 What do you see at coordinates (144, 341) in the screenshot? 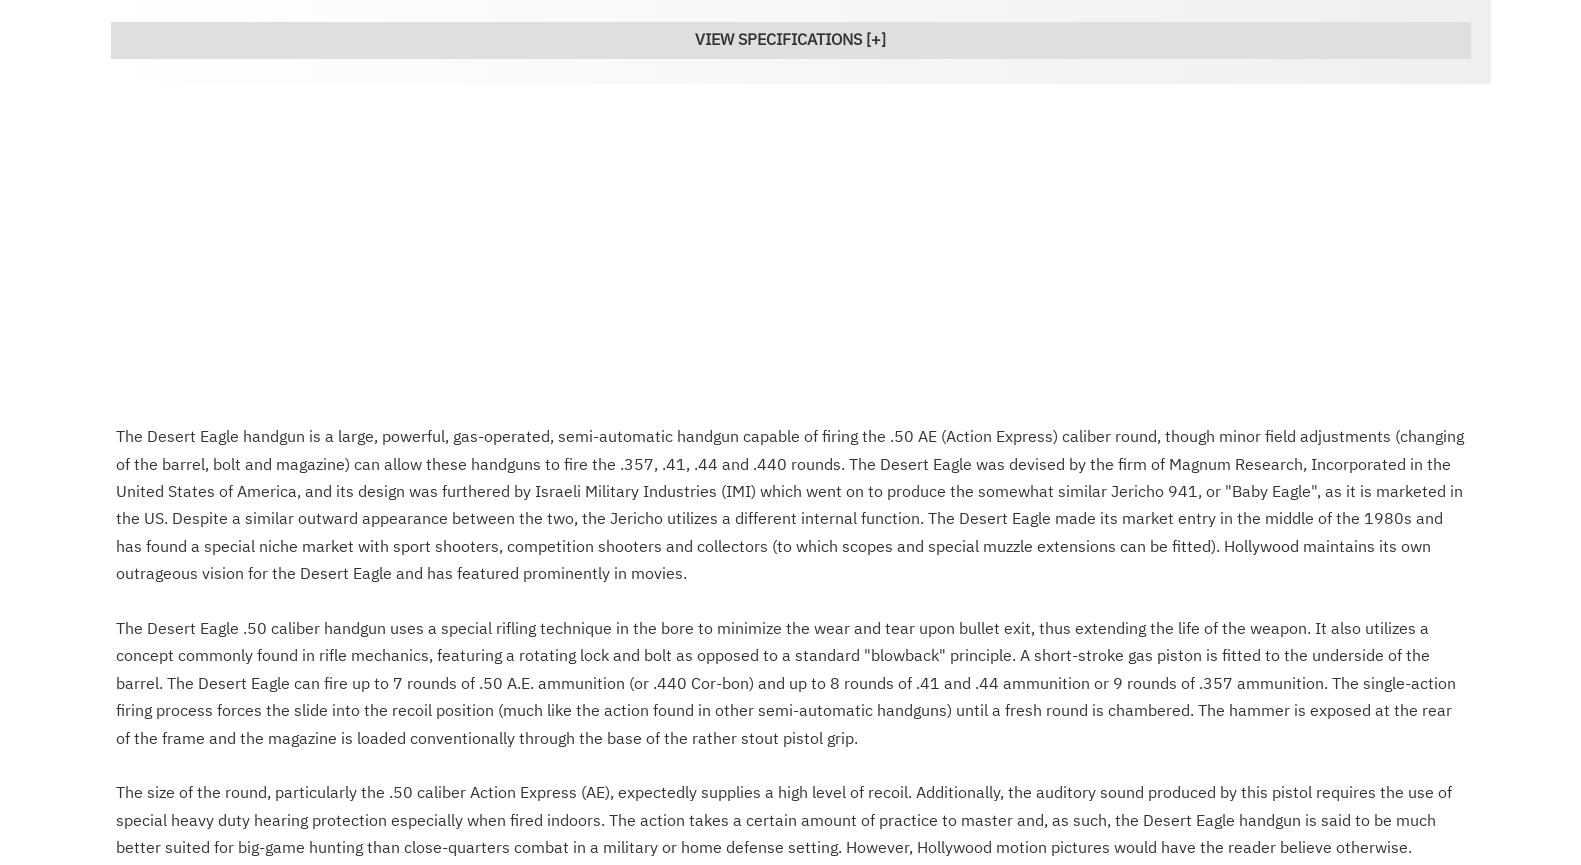
I see `'Index'` at bounding box center [144, 341].